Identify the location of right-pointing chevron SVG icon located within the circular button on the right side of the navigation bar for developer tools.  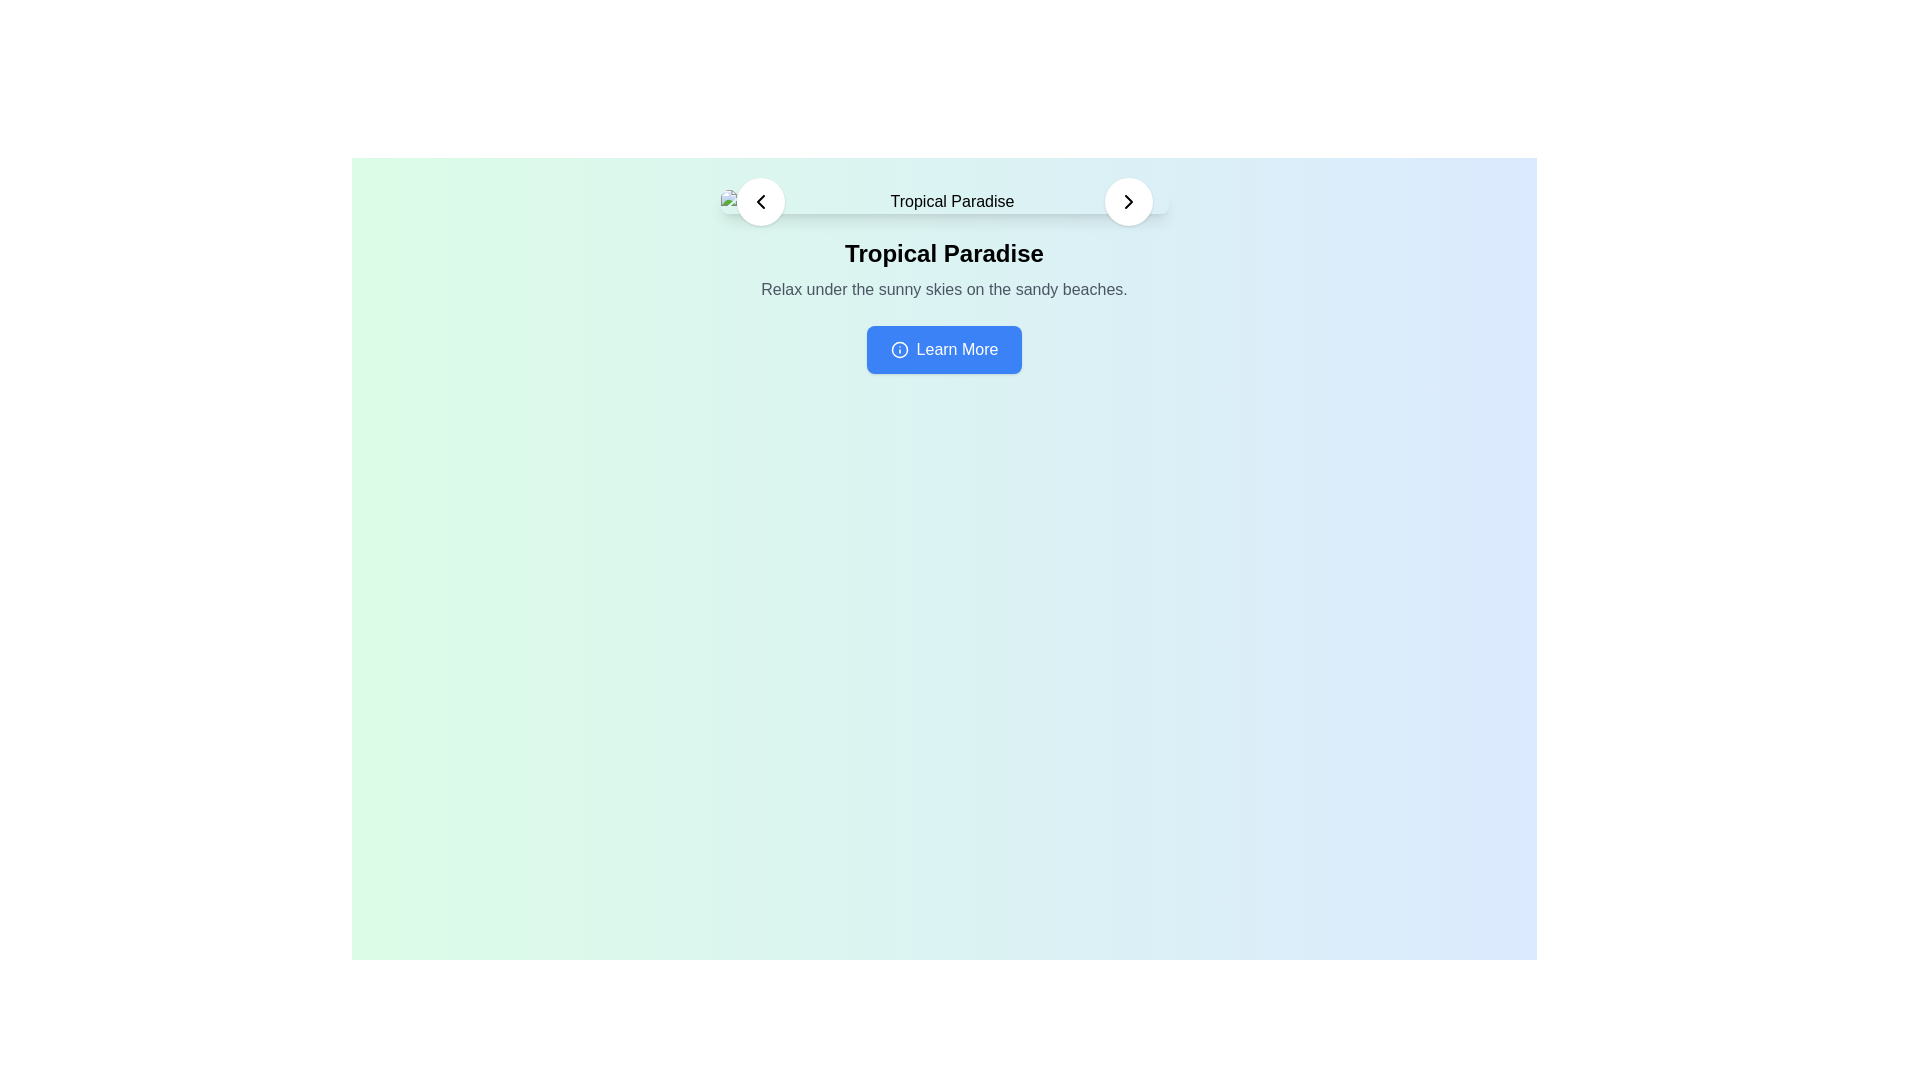
(1128, 201).